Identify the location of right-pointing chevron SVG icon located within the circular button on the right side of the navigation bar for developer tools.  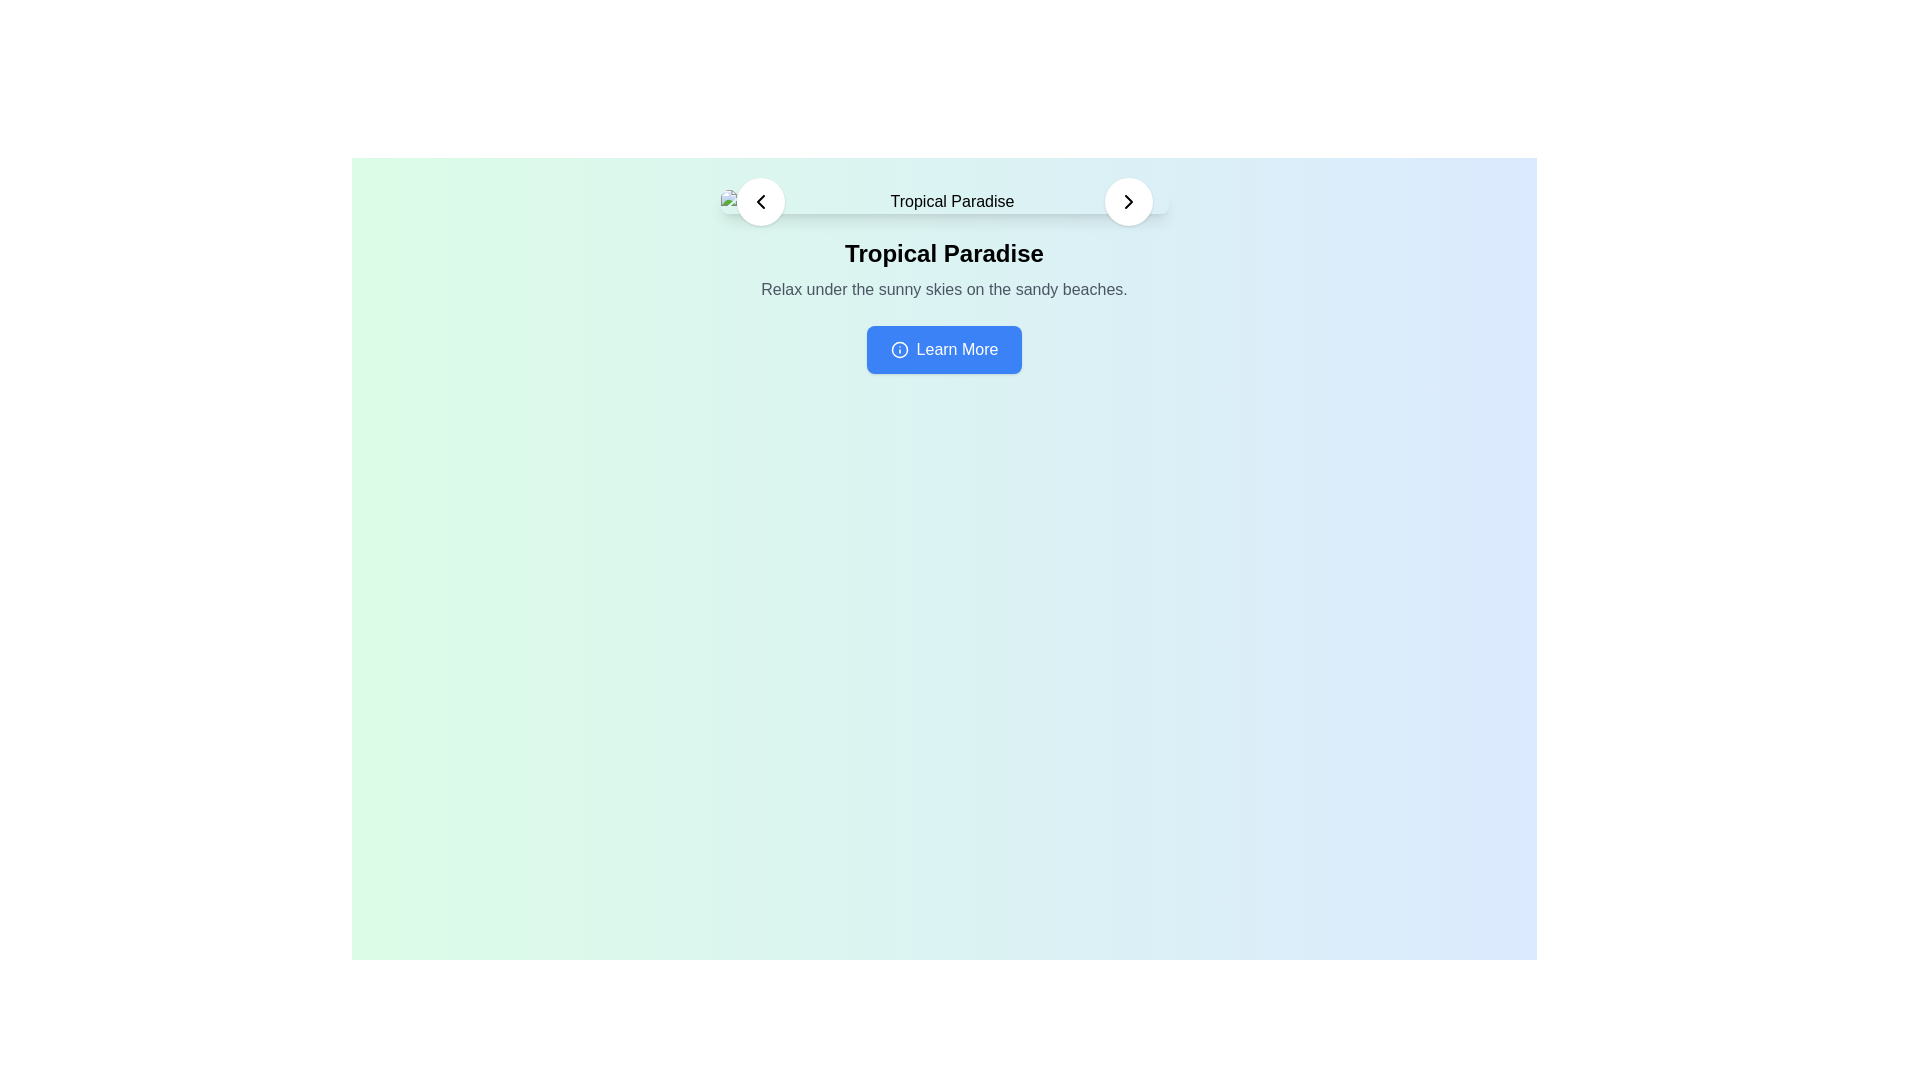
(1128, 201).